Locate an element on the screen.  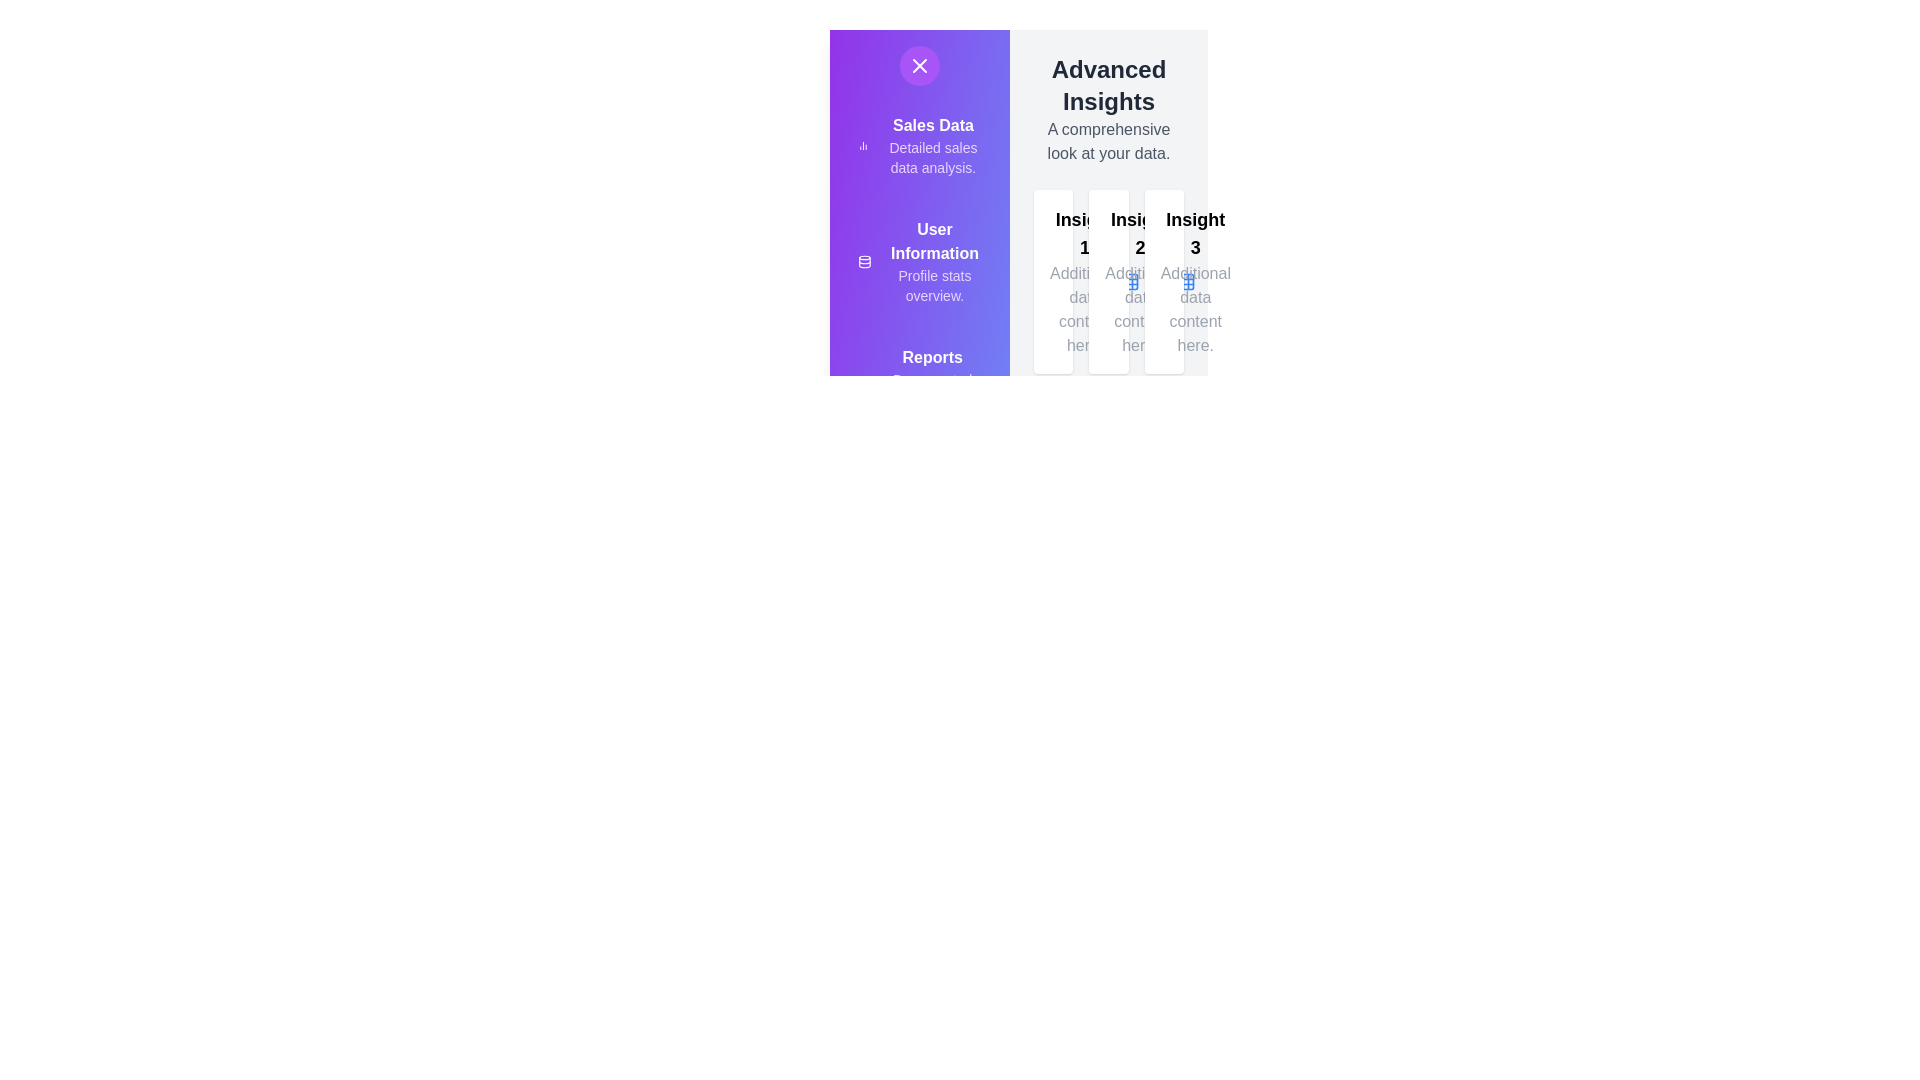
the grid icon in the insight card labeled Insight 1 is located at coordinates (1130, 281).